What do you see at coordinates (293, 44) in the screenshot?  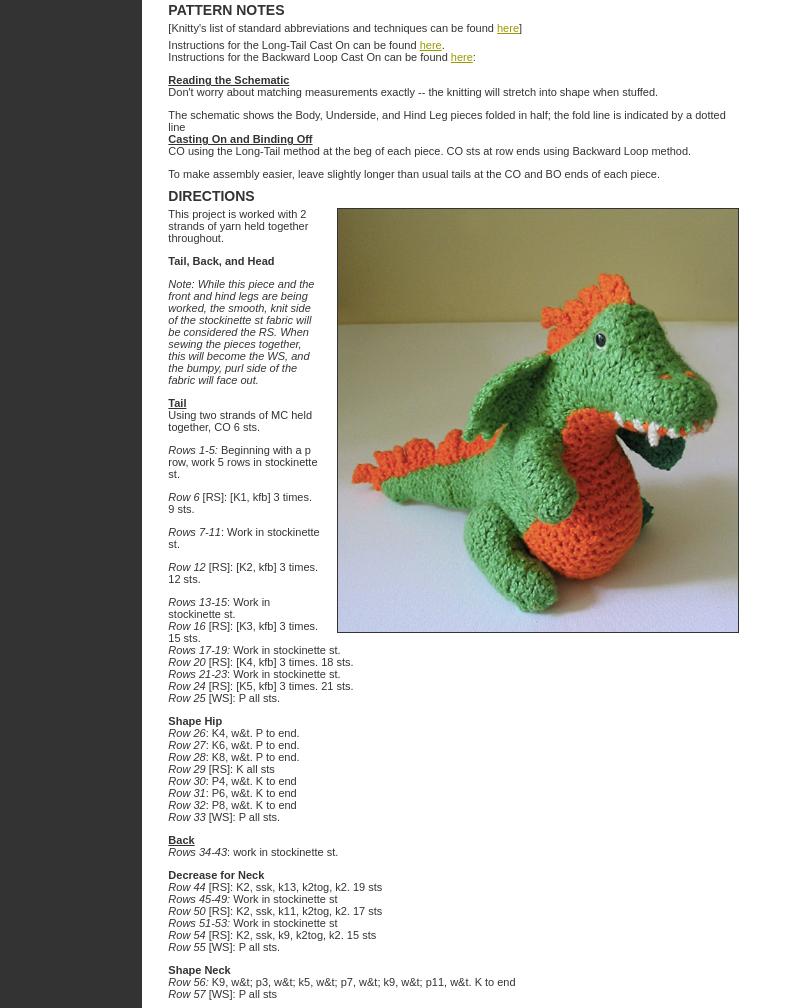 I see `'Instructions 
                            for the Long-Tail Cast On can be found'` at bounding box center [293, 44].